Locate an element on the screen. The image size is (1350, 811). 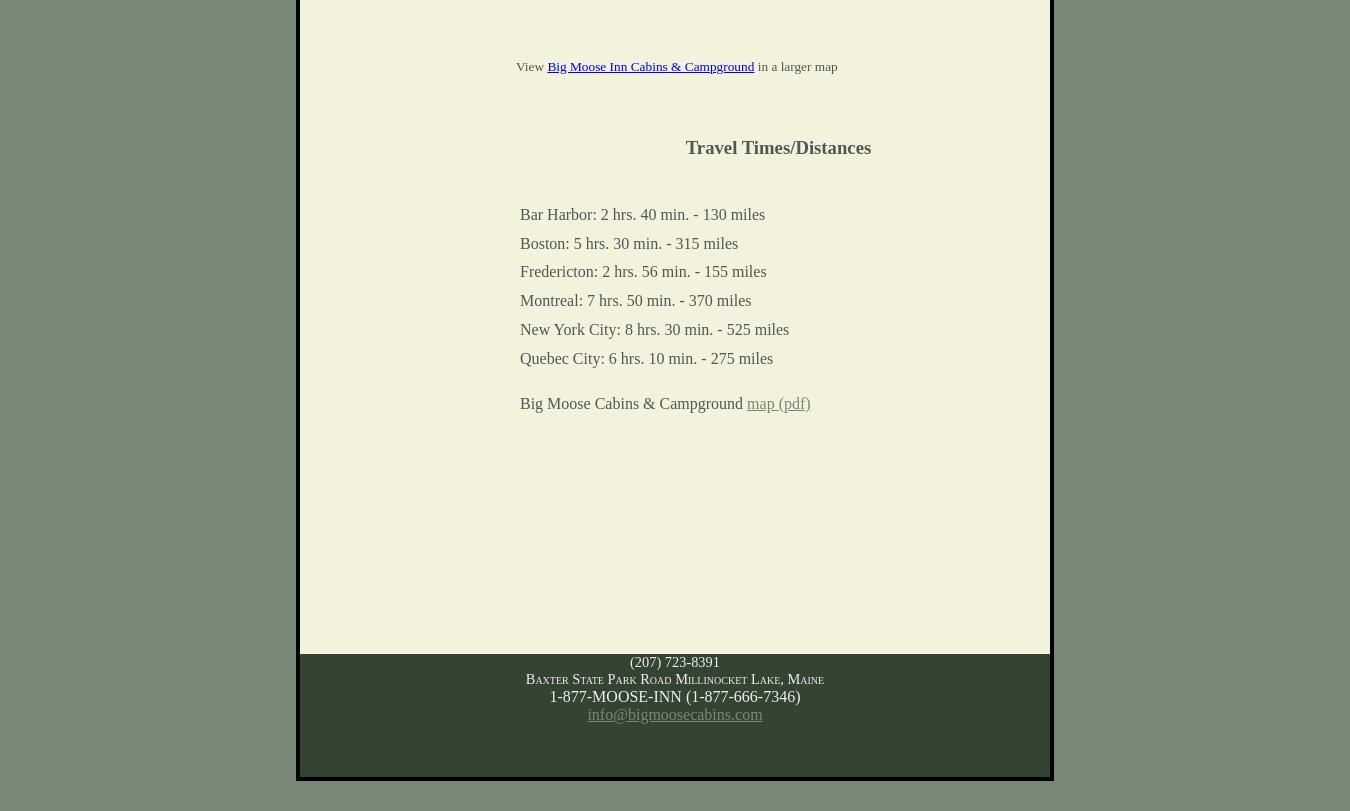
'map (pdf)' is located at coordinates (777, 402).